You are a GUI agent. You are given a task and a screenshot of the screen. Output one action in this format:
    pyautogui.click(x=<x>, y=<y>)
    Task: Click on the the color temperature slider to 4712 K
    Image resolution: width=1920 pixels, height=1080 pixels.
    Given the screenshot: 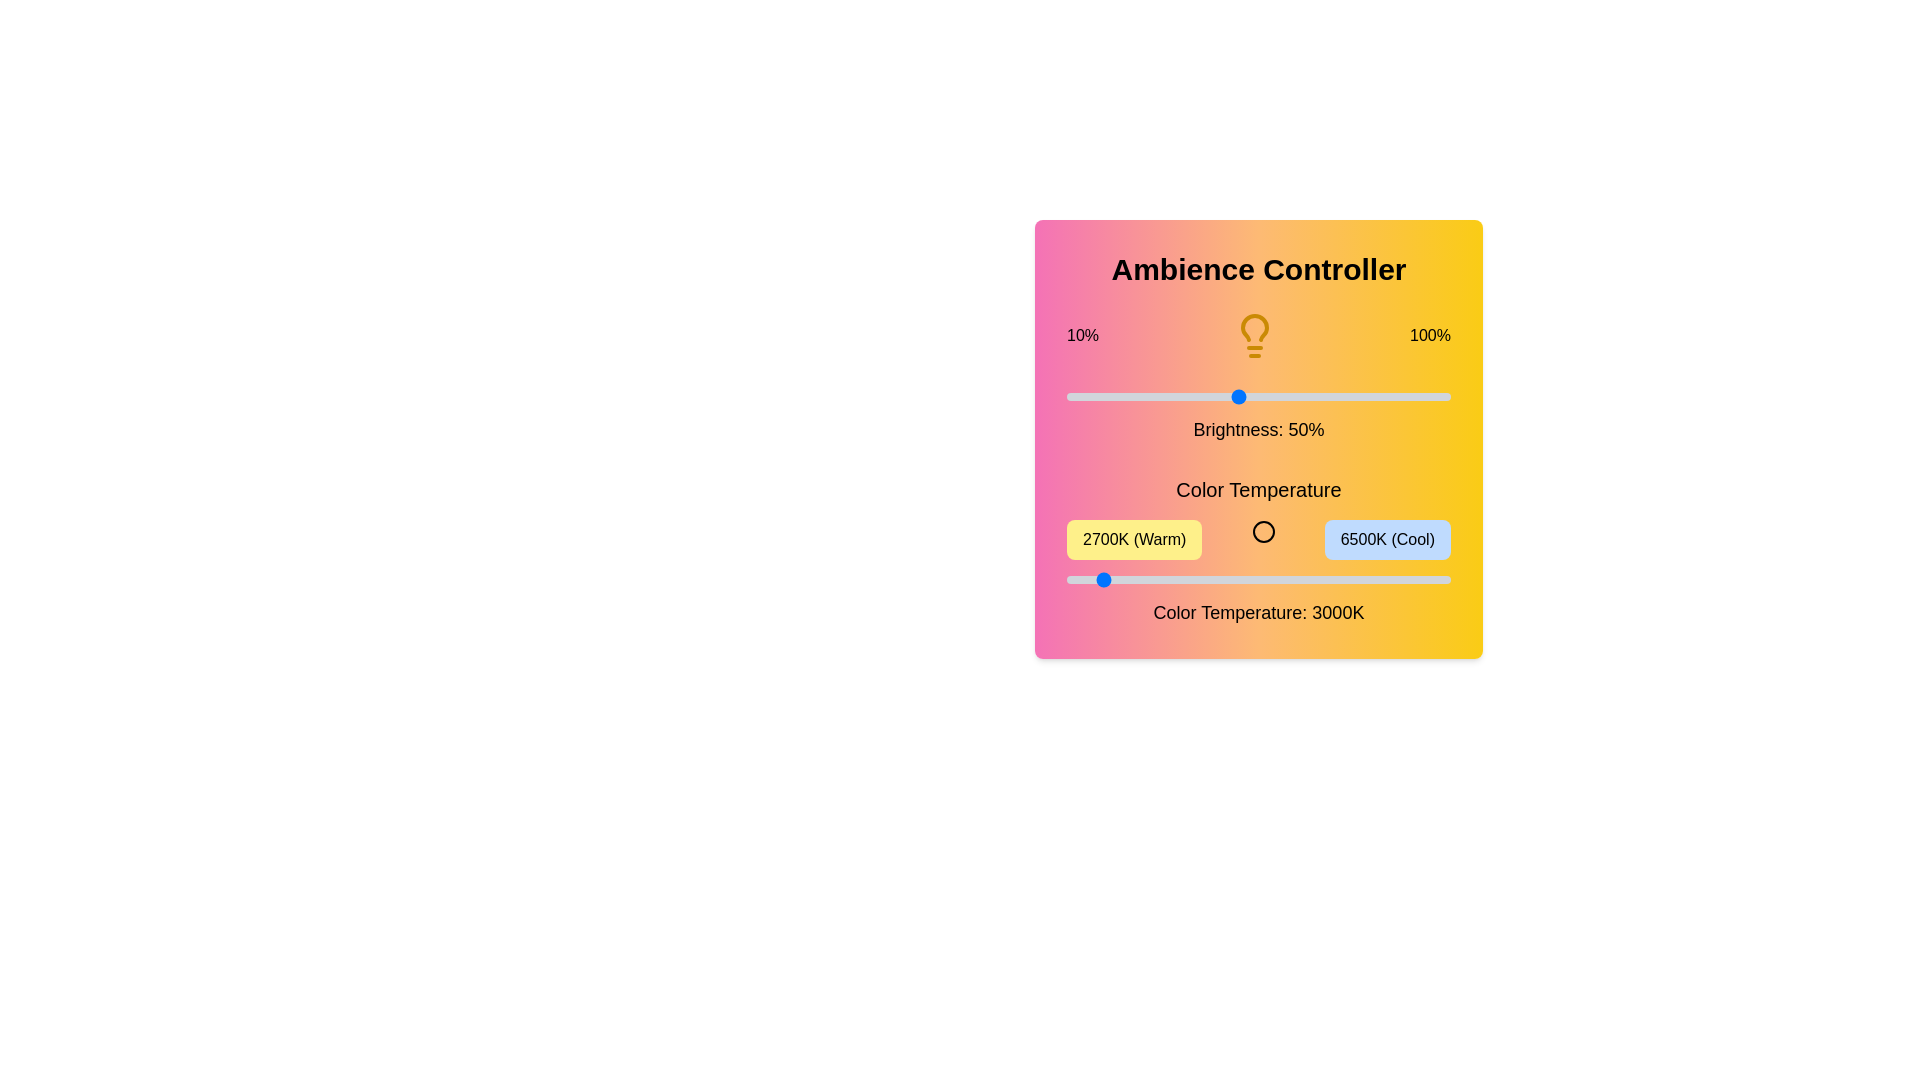 What is the action you would take?
    pyautogui.click(x=1269, y=579)
    